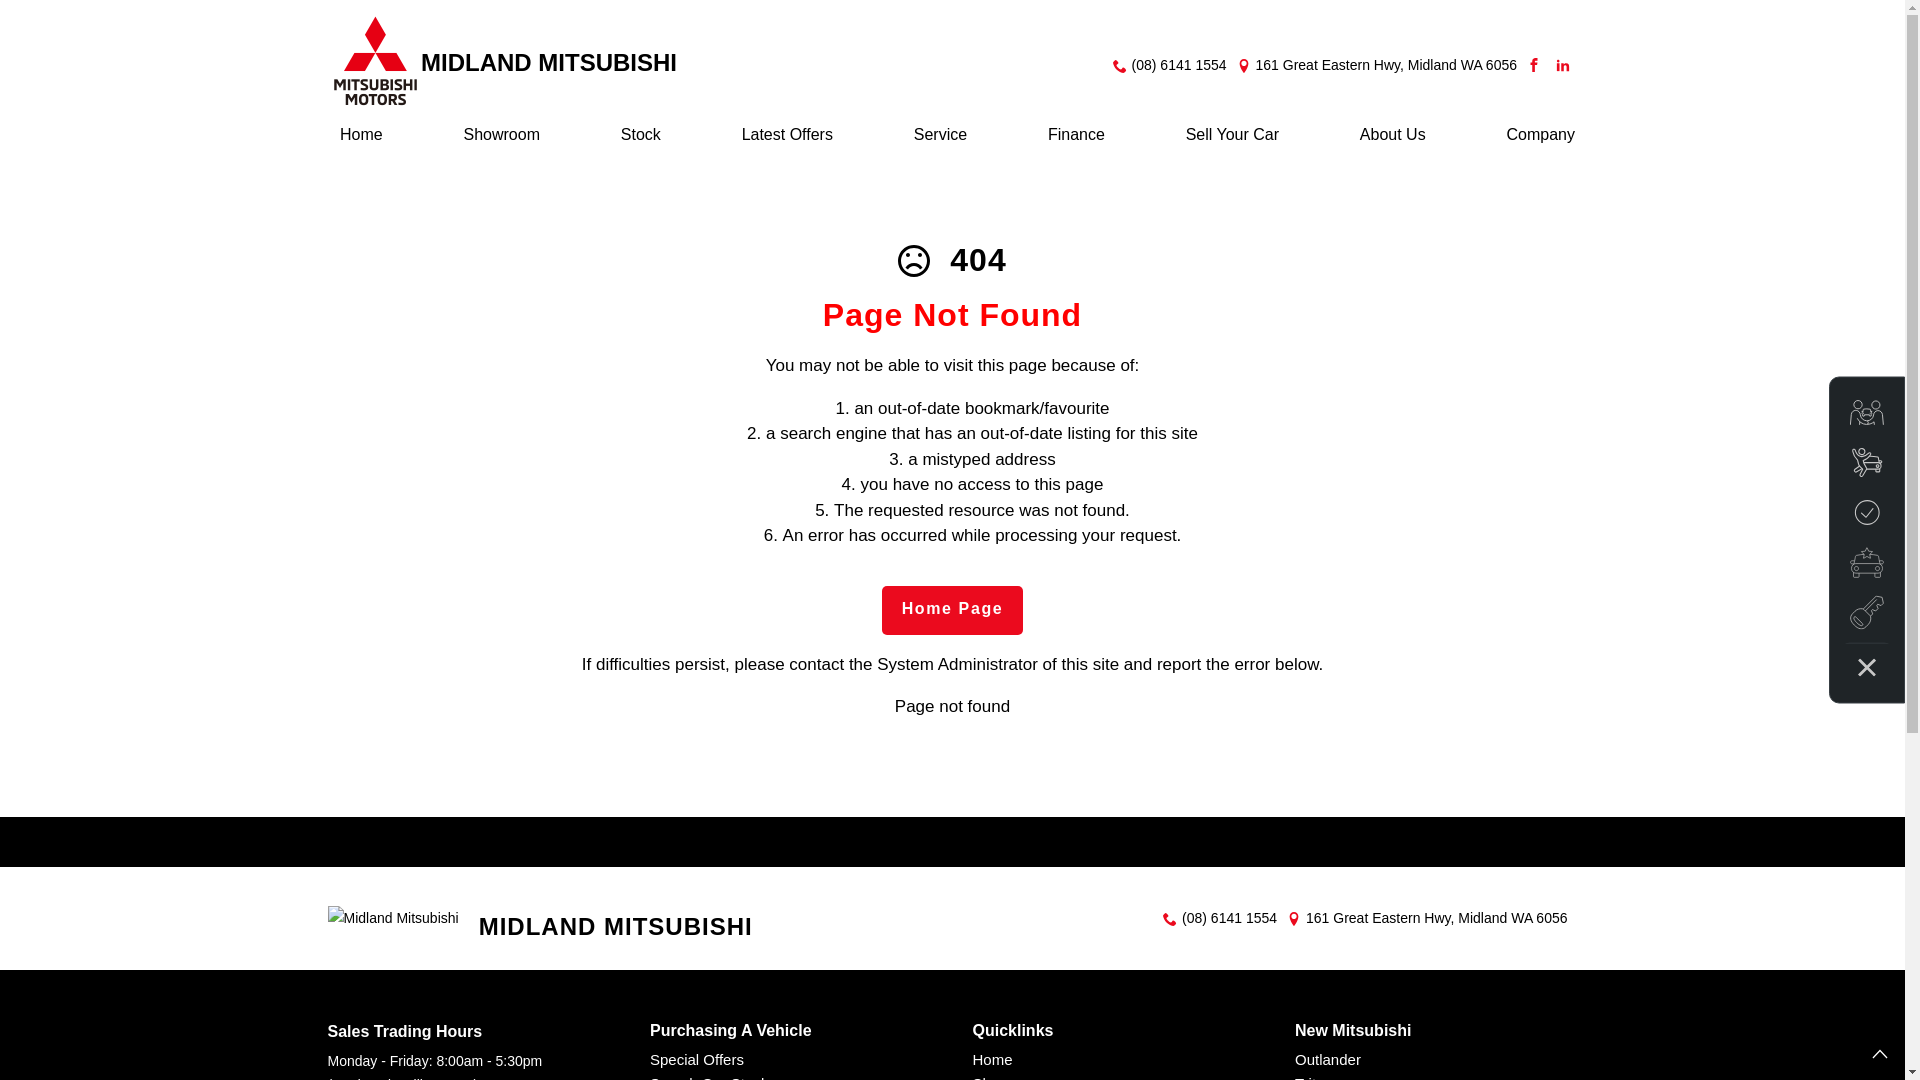 The image size is (1920, 1080). Describe the element at coordinates (1534, 141) in the screenshot. I see `'Company'` at that location.